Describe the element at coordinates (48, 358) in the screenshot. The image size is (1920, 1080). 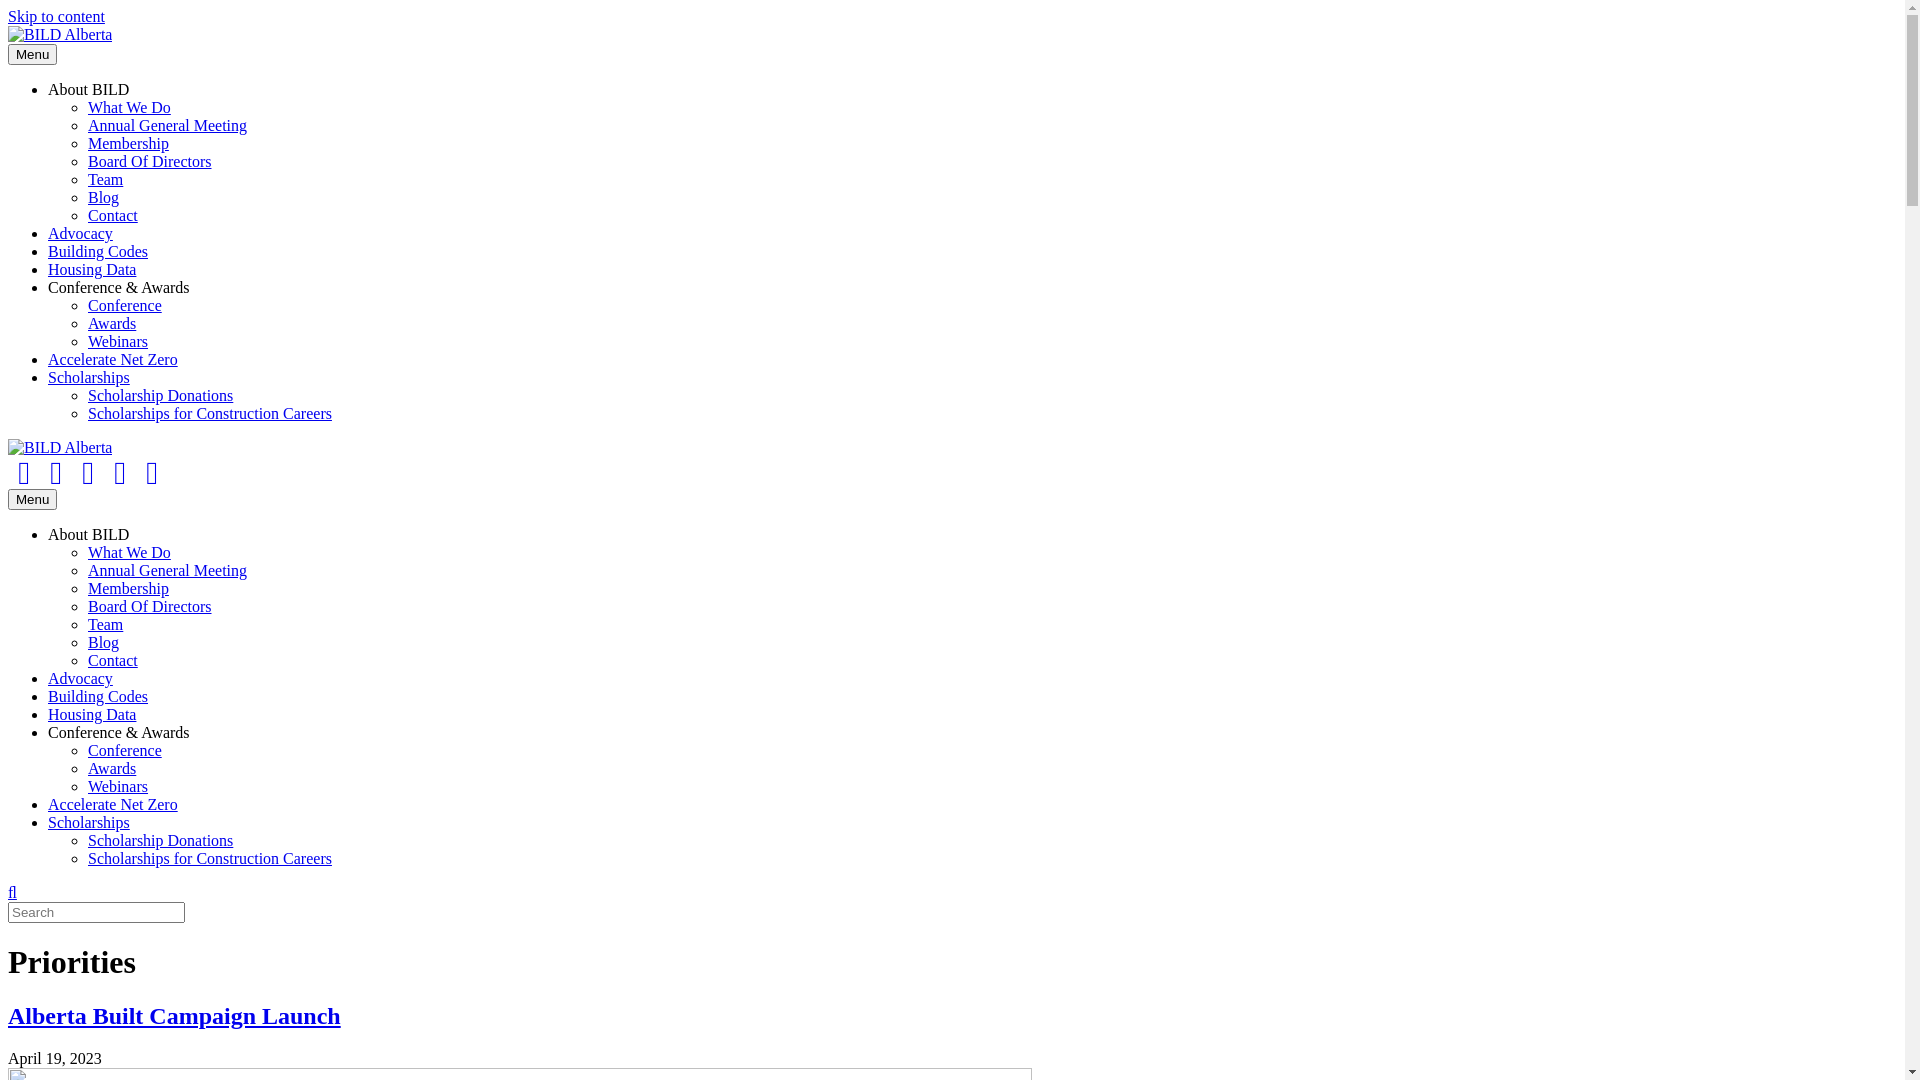
I see `'Accelerate Net Zero'` at that location.